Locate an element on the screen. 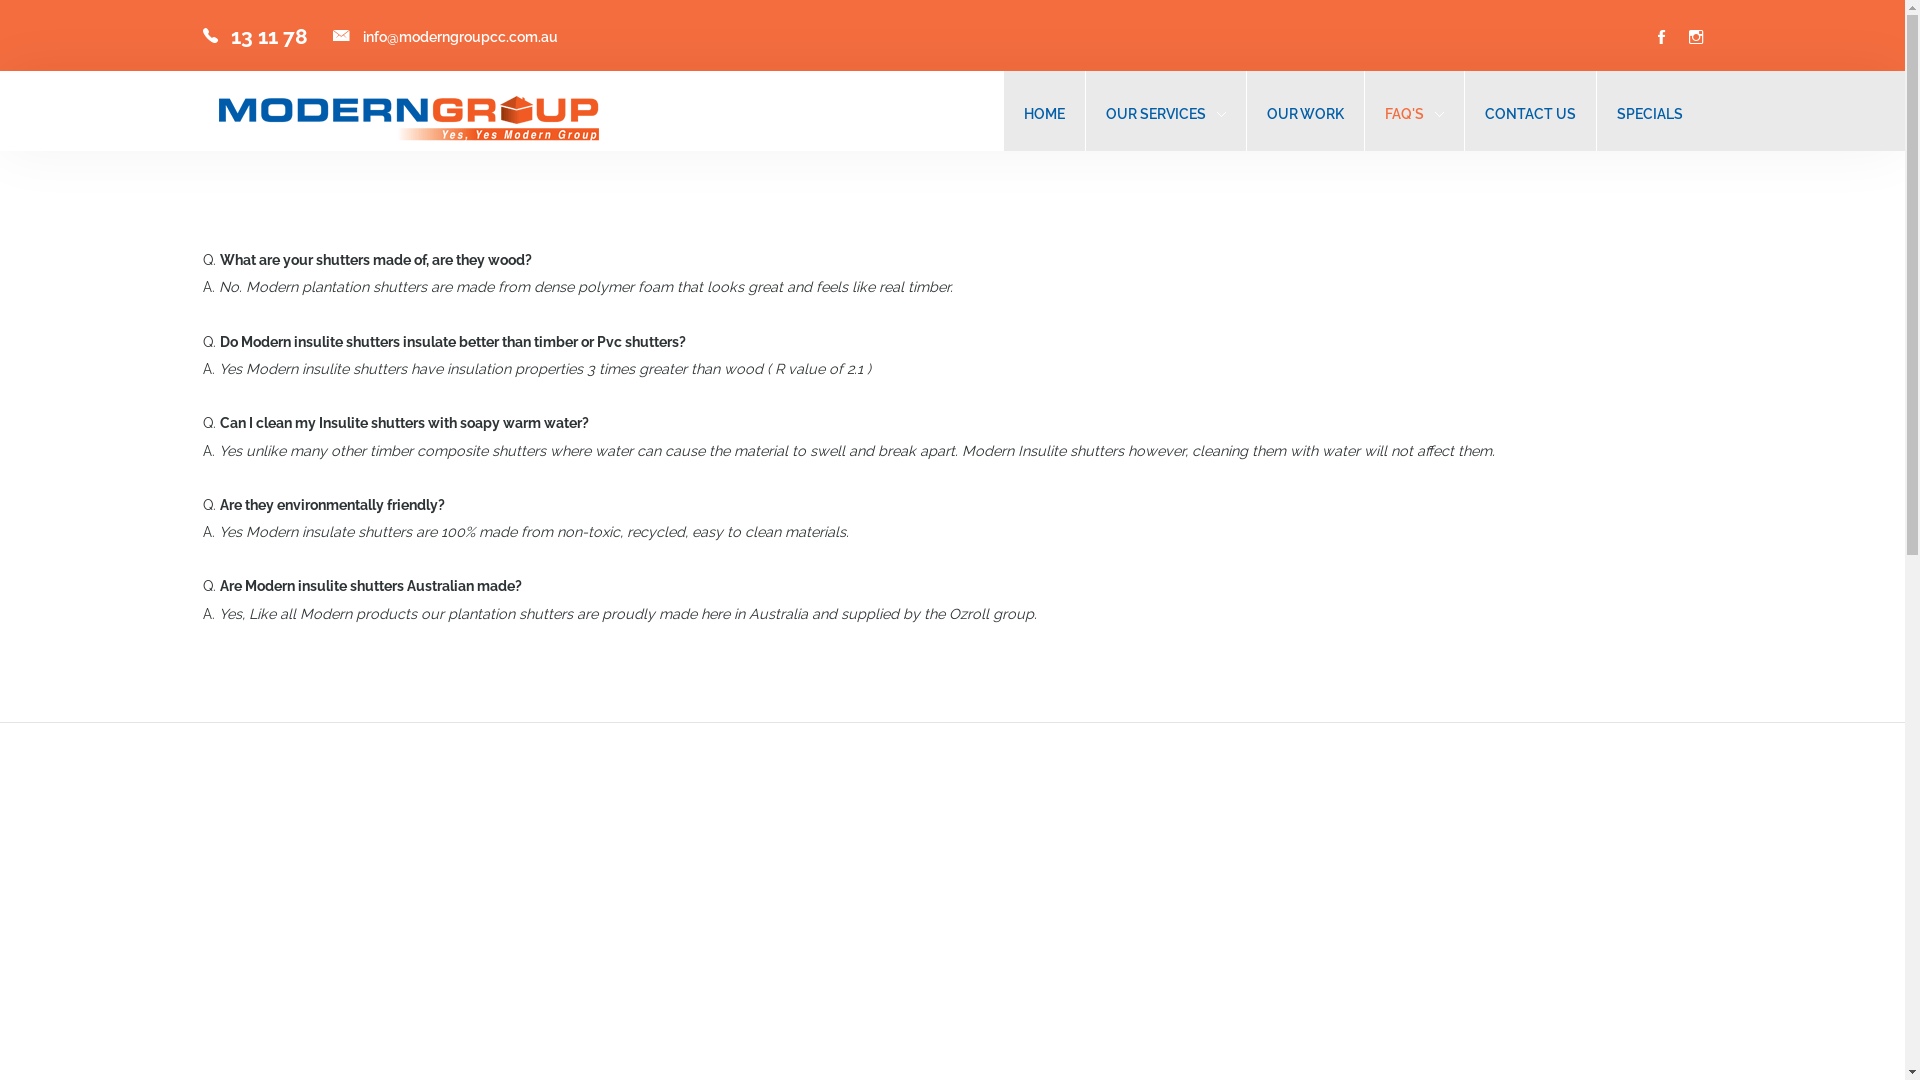 The width and height of the screenshot is (1920, 1080). '13 11 78' is located at coordinates (267, 36).